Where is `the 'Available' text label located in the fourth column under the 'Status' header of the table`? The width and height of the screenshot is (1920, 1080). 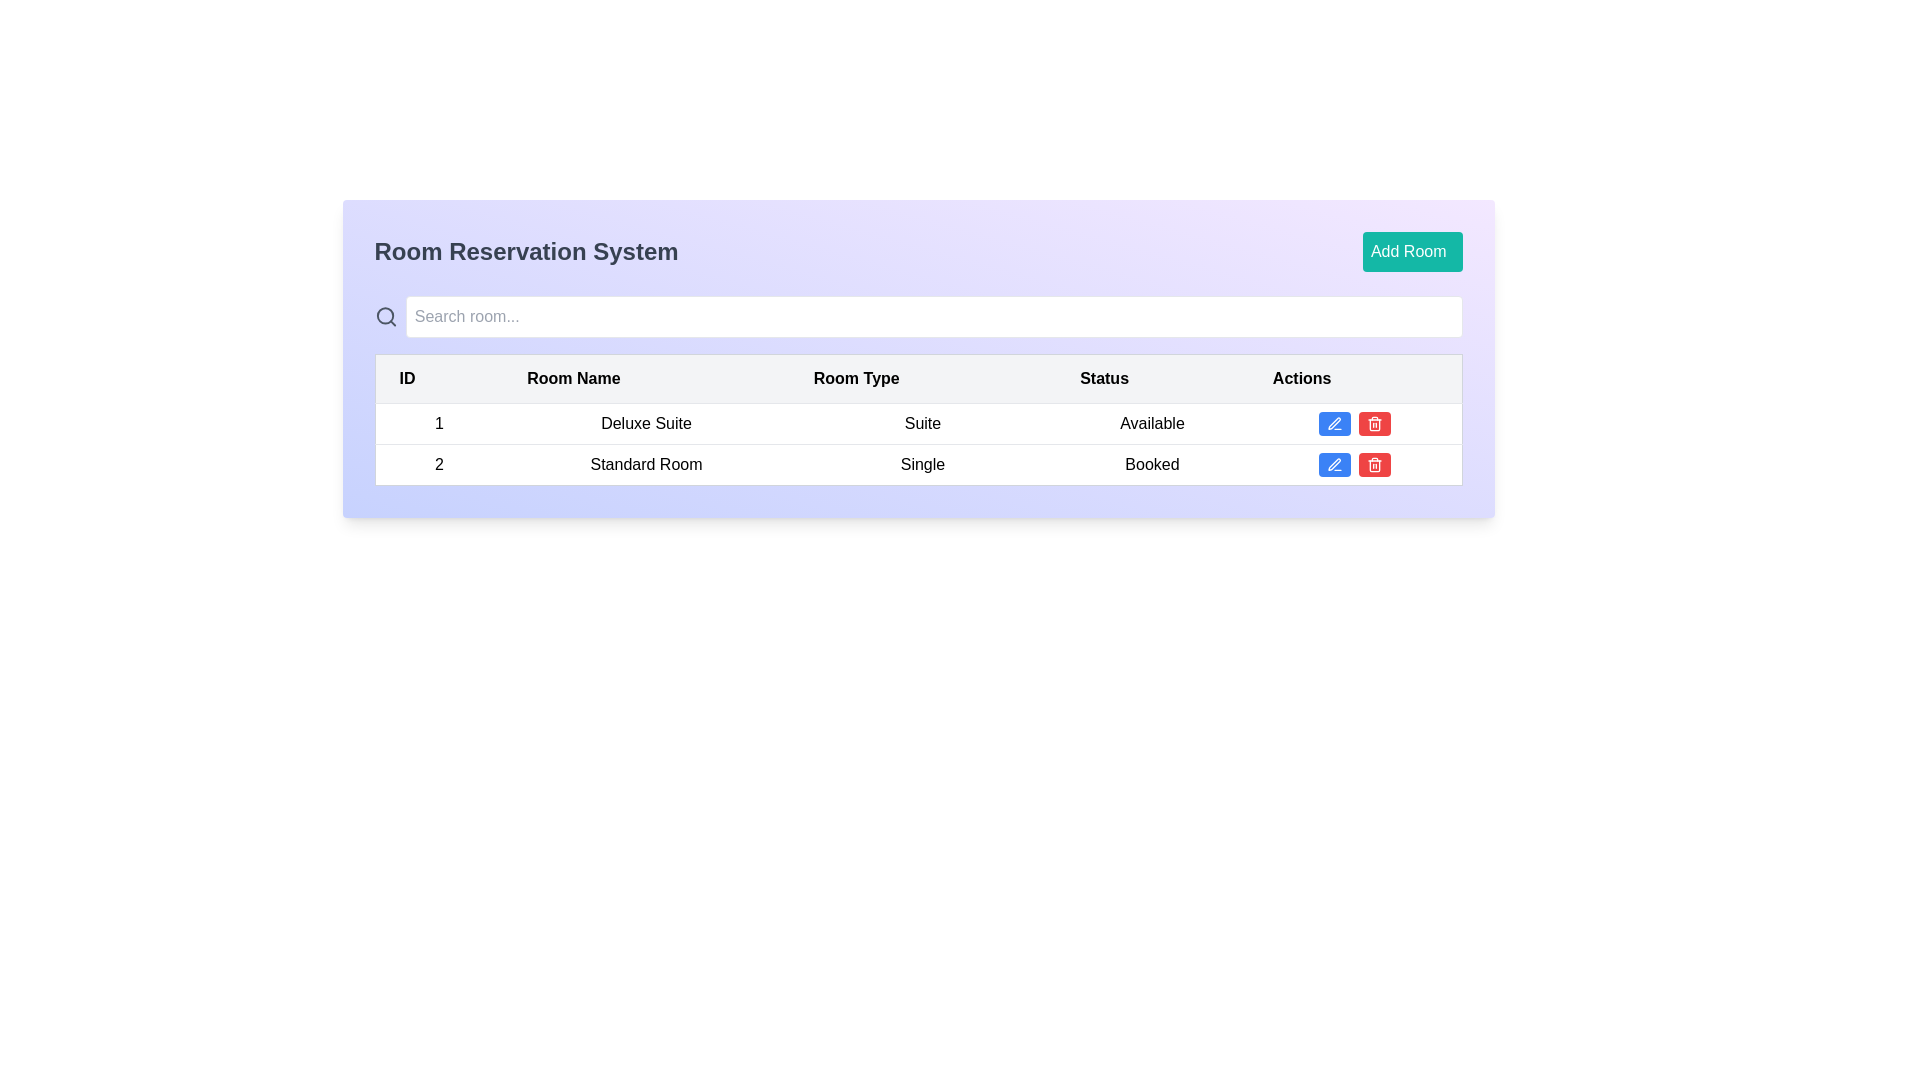 the 'Available' text label located in the fourth column under the 'Status' header of the table is located at coordinates (1152, 423).